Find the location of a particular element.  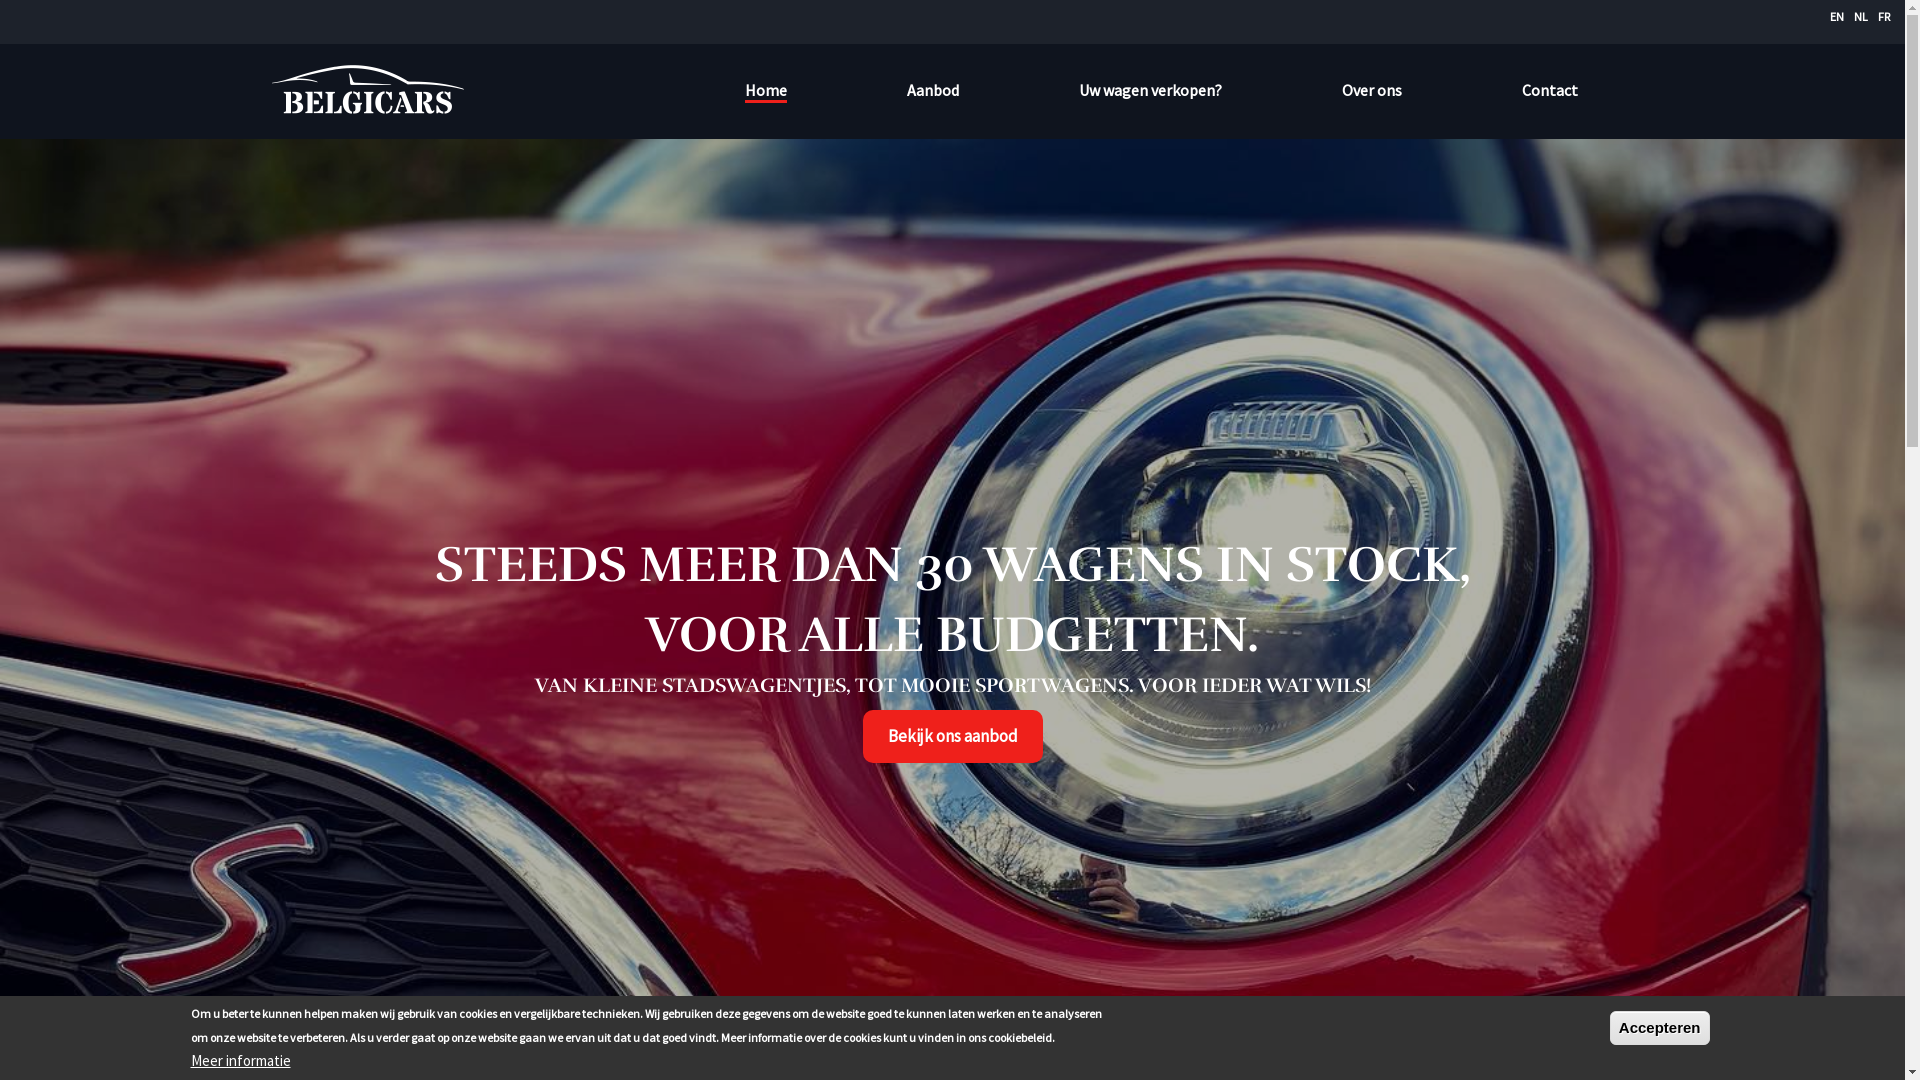

'NL' is located at coordinates (1860, 16).